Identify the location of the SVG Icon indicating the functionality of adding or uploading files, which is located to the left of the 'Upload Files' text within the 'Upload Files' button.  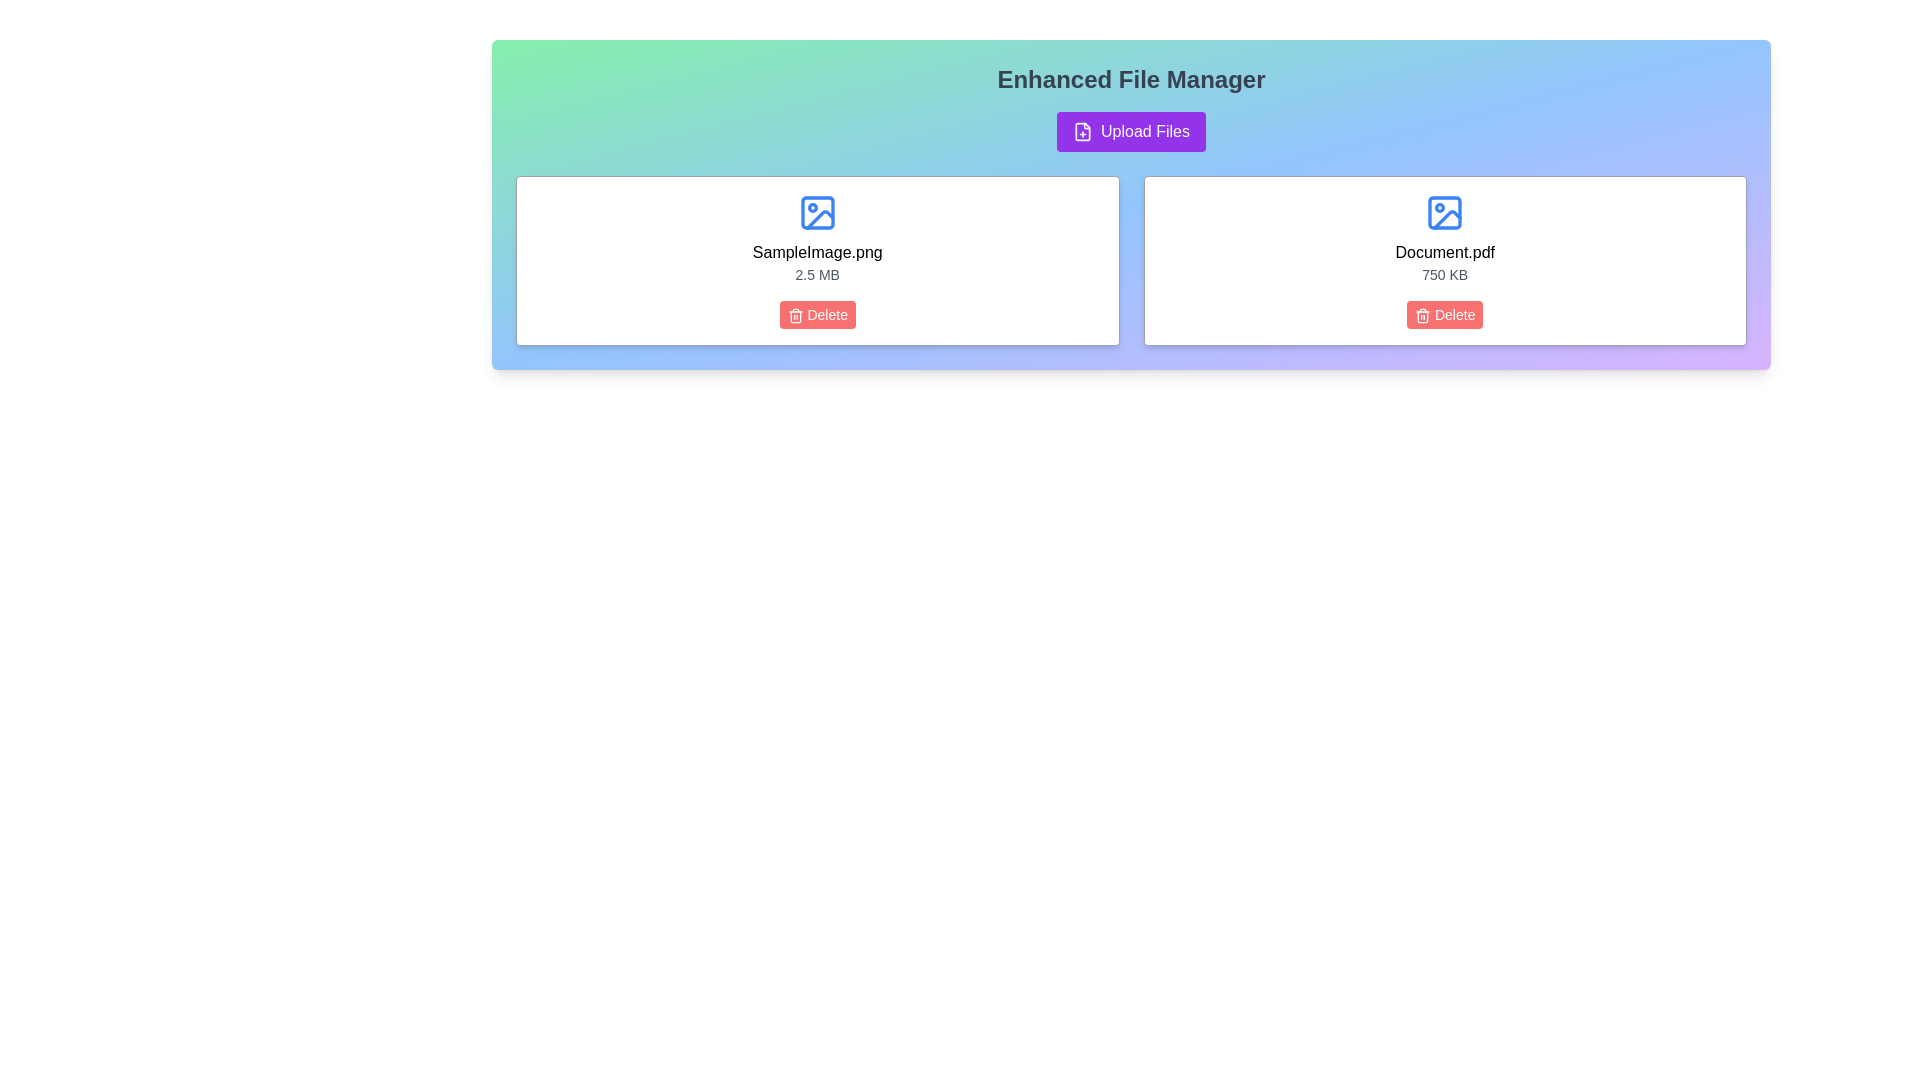
(1082, 131).